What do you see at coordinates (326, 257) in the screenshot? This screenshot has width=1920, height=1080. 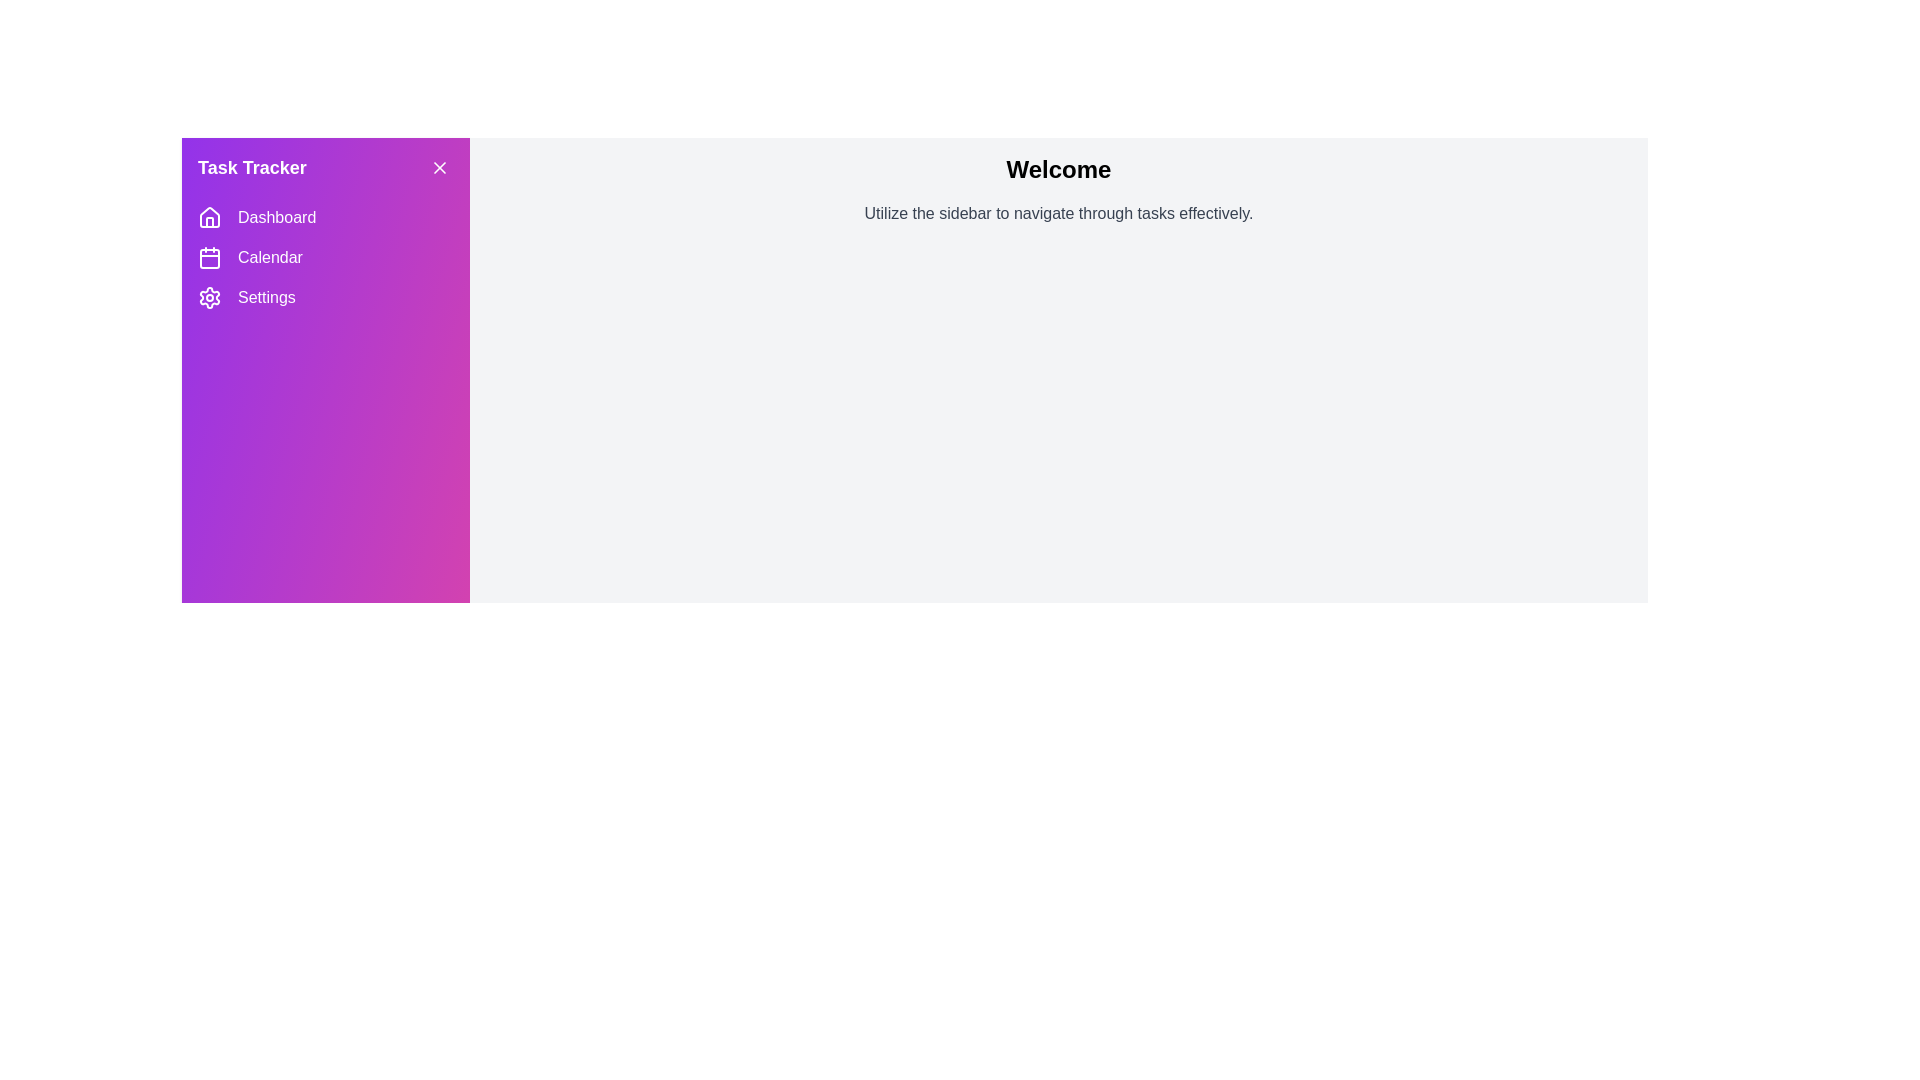 I see `the menu item labeled Calendar` at bounding box center [326, 257].